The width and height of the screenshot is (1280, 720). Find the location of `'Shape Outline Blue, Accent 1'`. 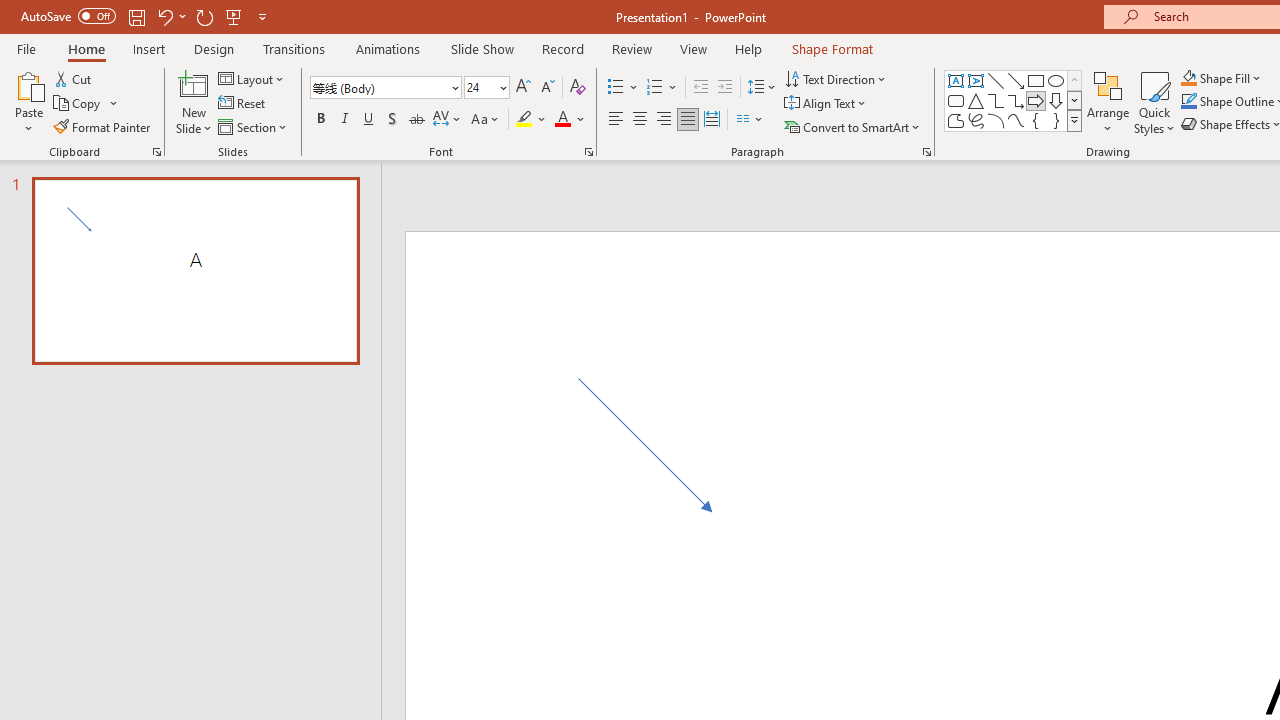

'Shape Outline Blue, Accent 1' is located at coordinates (1189, 101).